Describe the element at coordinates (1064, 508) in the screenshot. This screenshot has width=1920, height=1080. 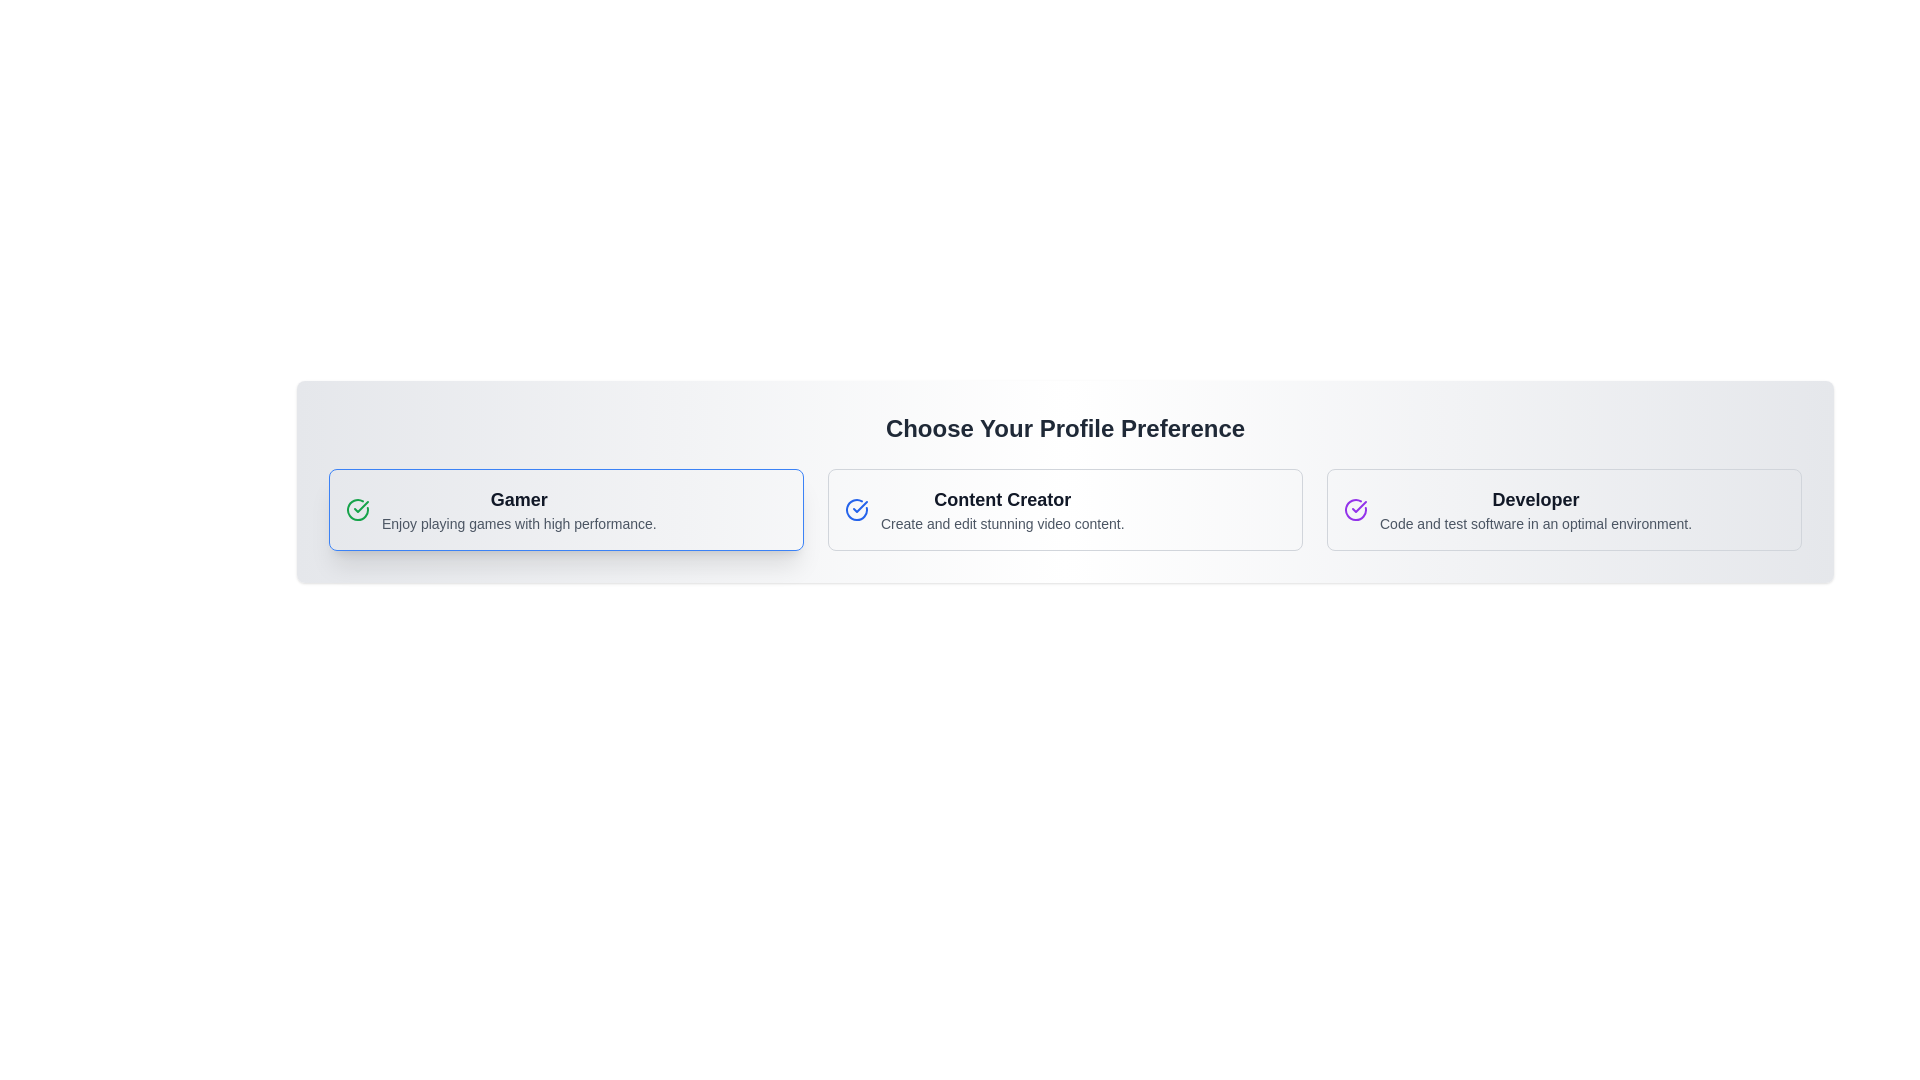
I see `the 'Content Creator' profile option` at that location.